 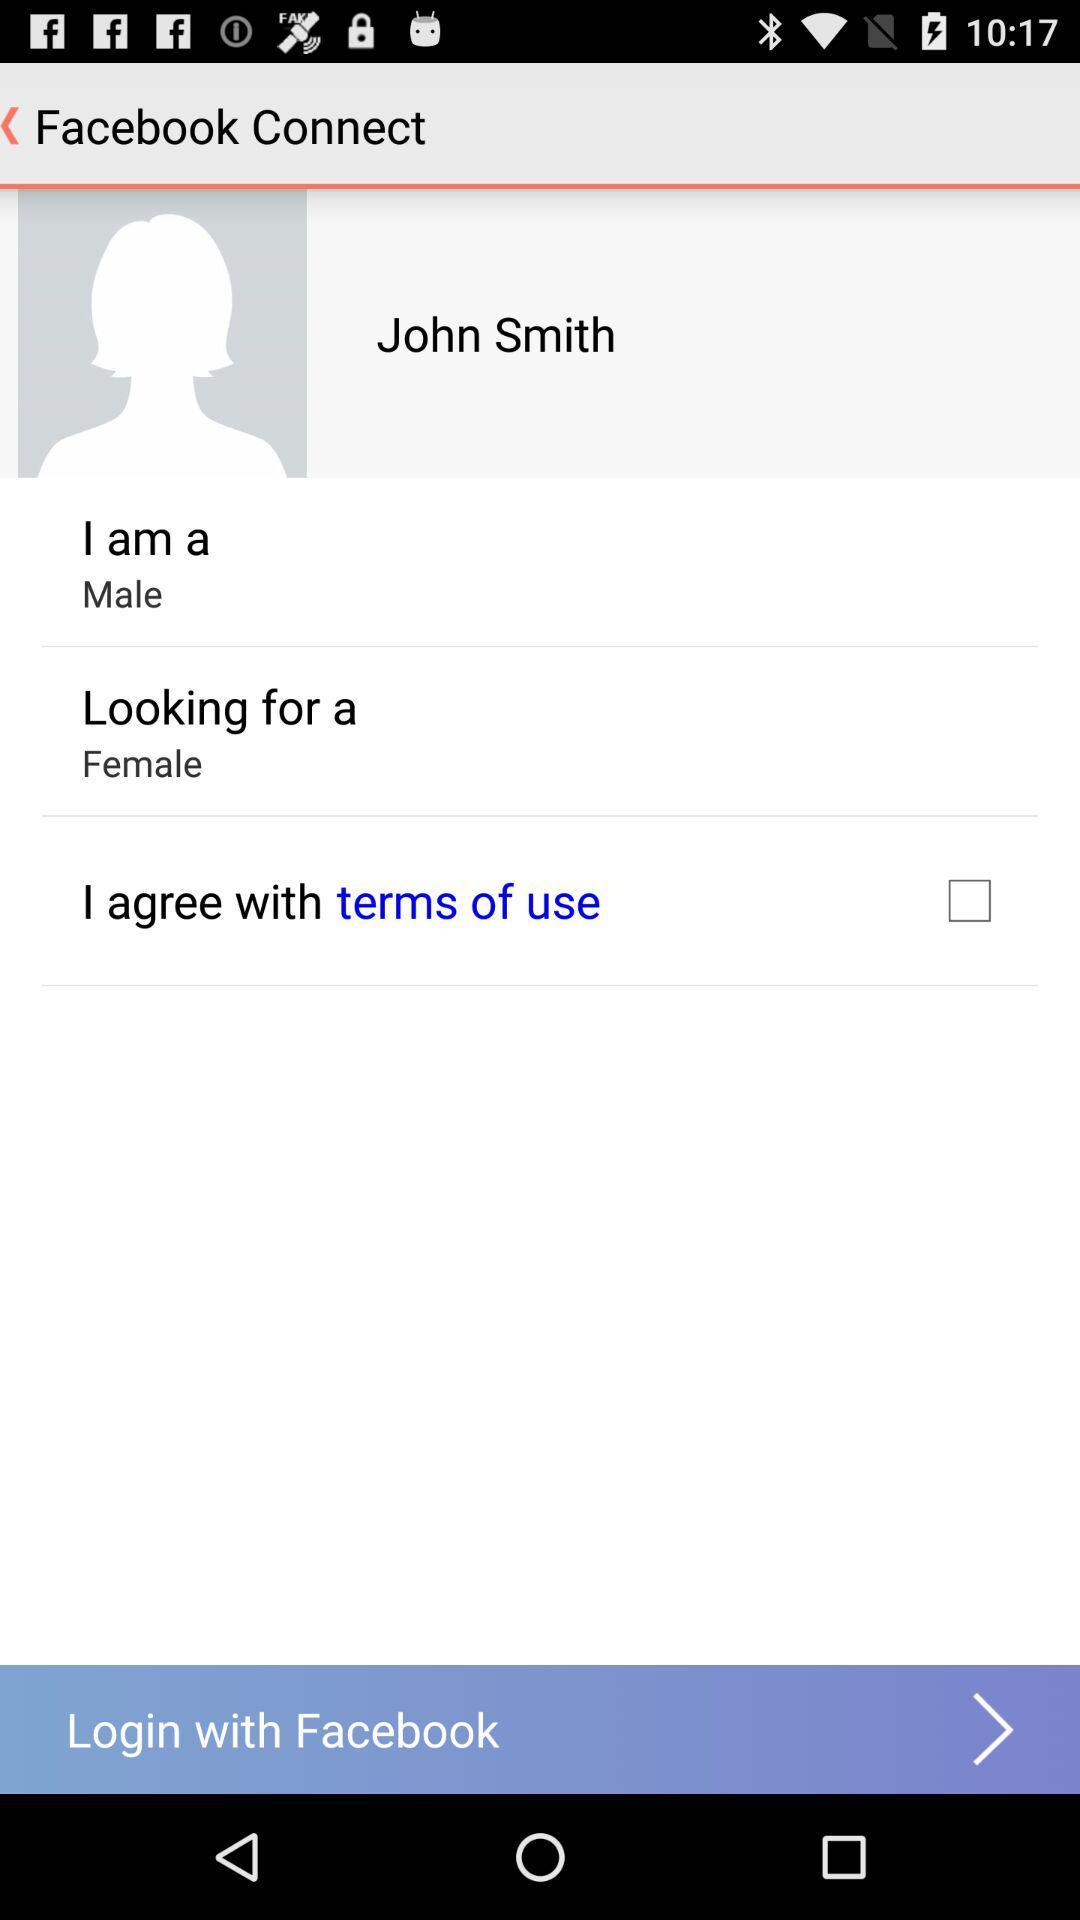 I want to click on i agree with, so click(x=202, y=899).